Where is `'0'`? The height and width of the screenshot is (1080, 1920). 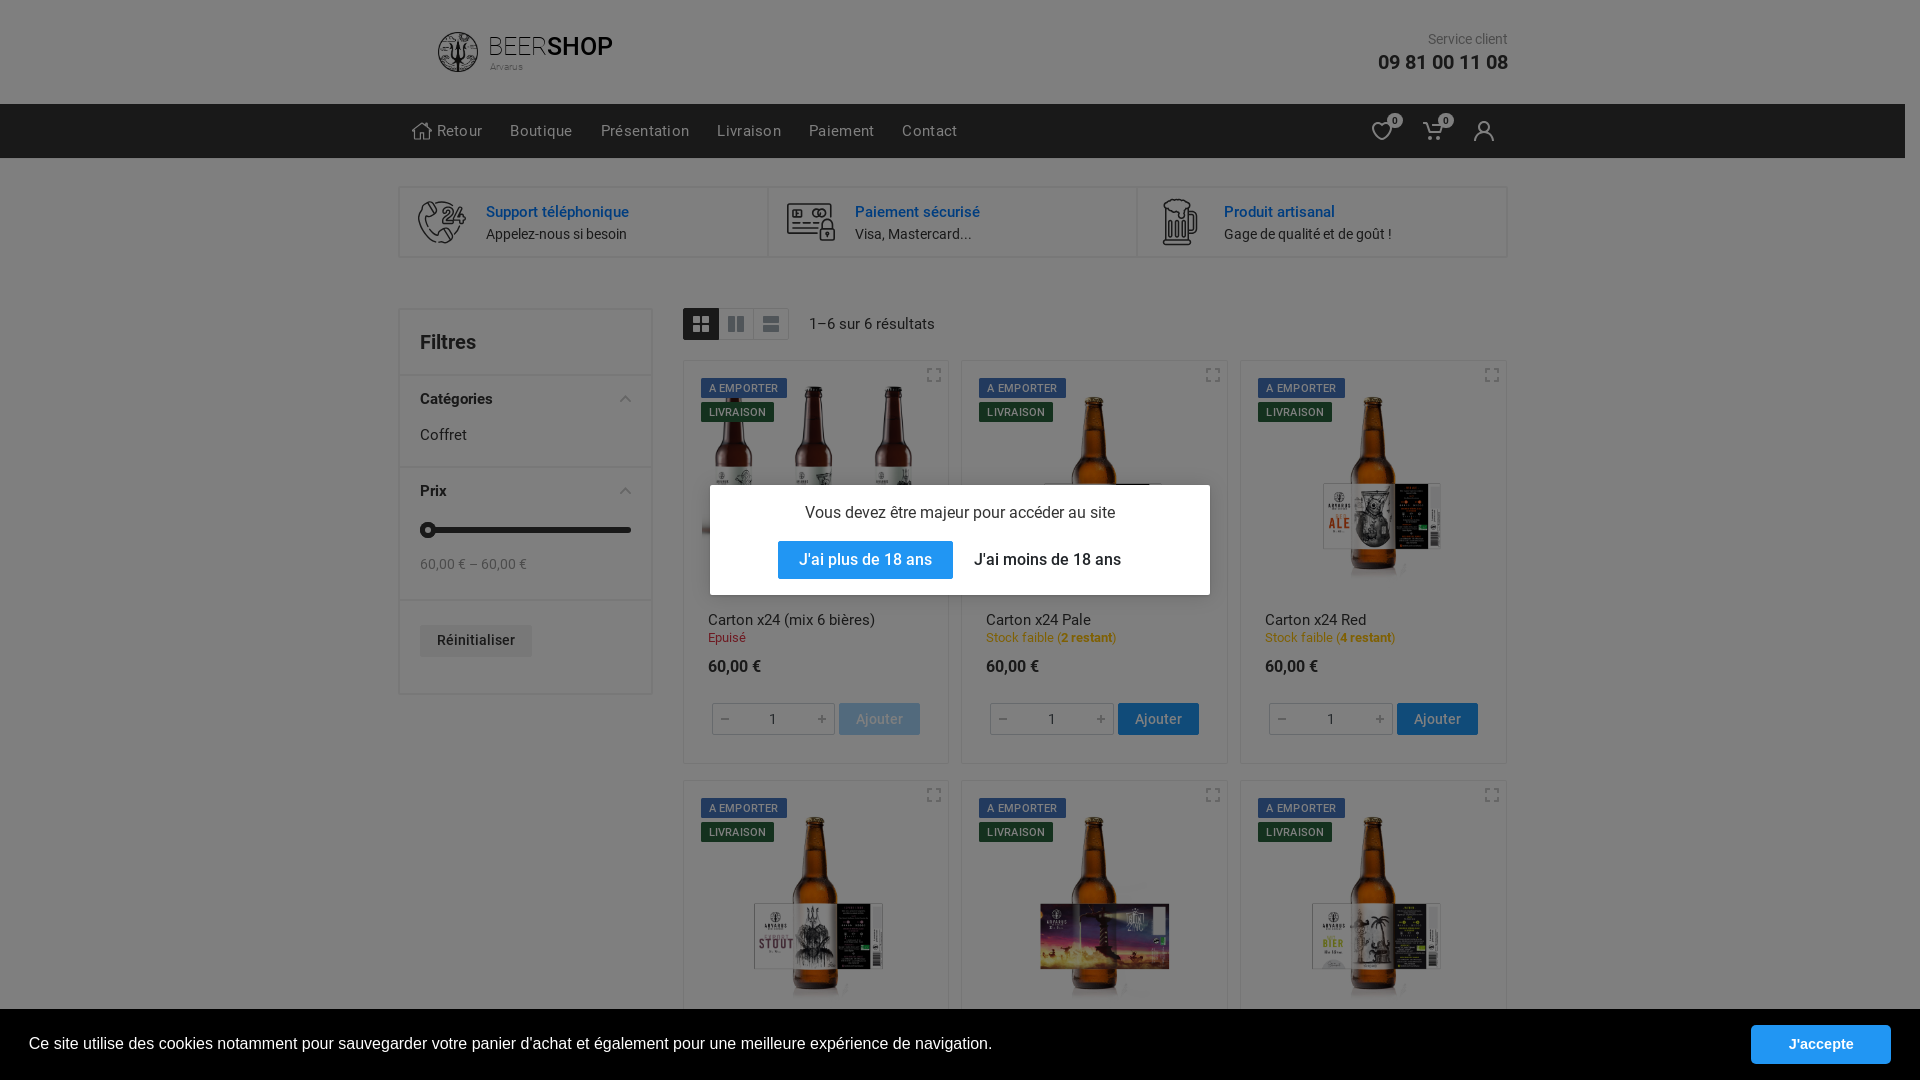
'0' is located at coordinates (1358, 131).